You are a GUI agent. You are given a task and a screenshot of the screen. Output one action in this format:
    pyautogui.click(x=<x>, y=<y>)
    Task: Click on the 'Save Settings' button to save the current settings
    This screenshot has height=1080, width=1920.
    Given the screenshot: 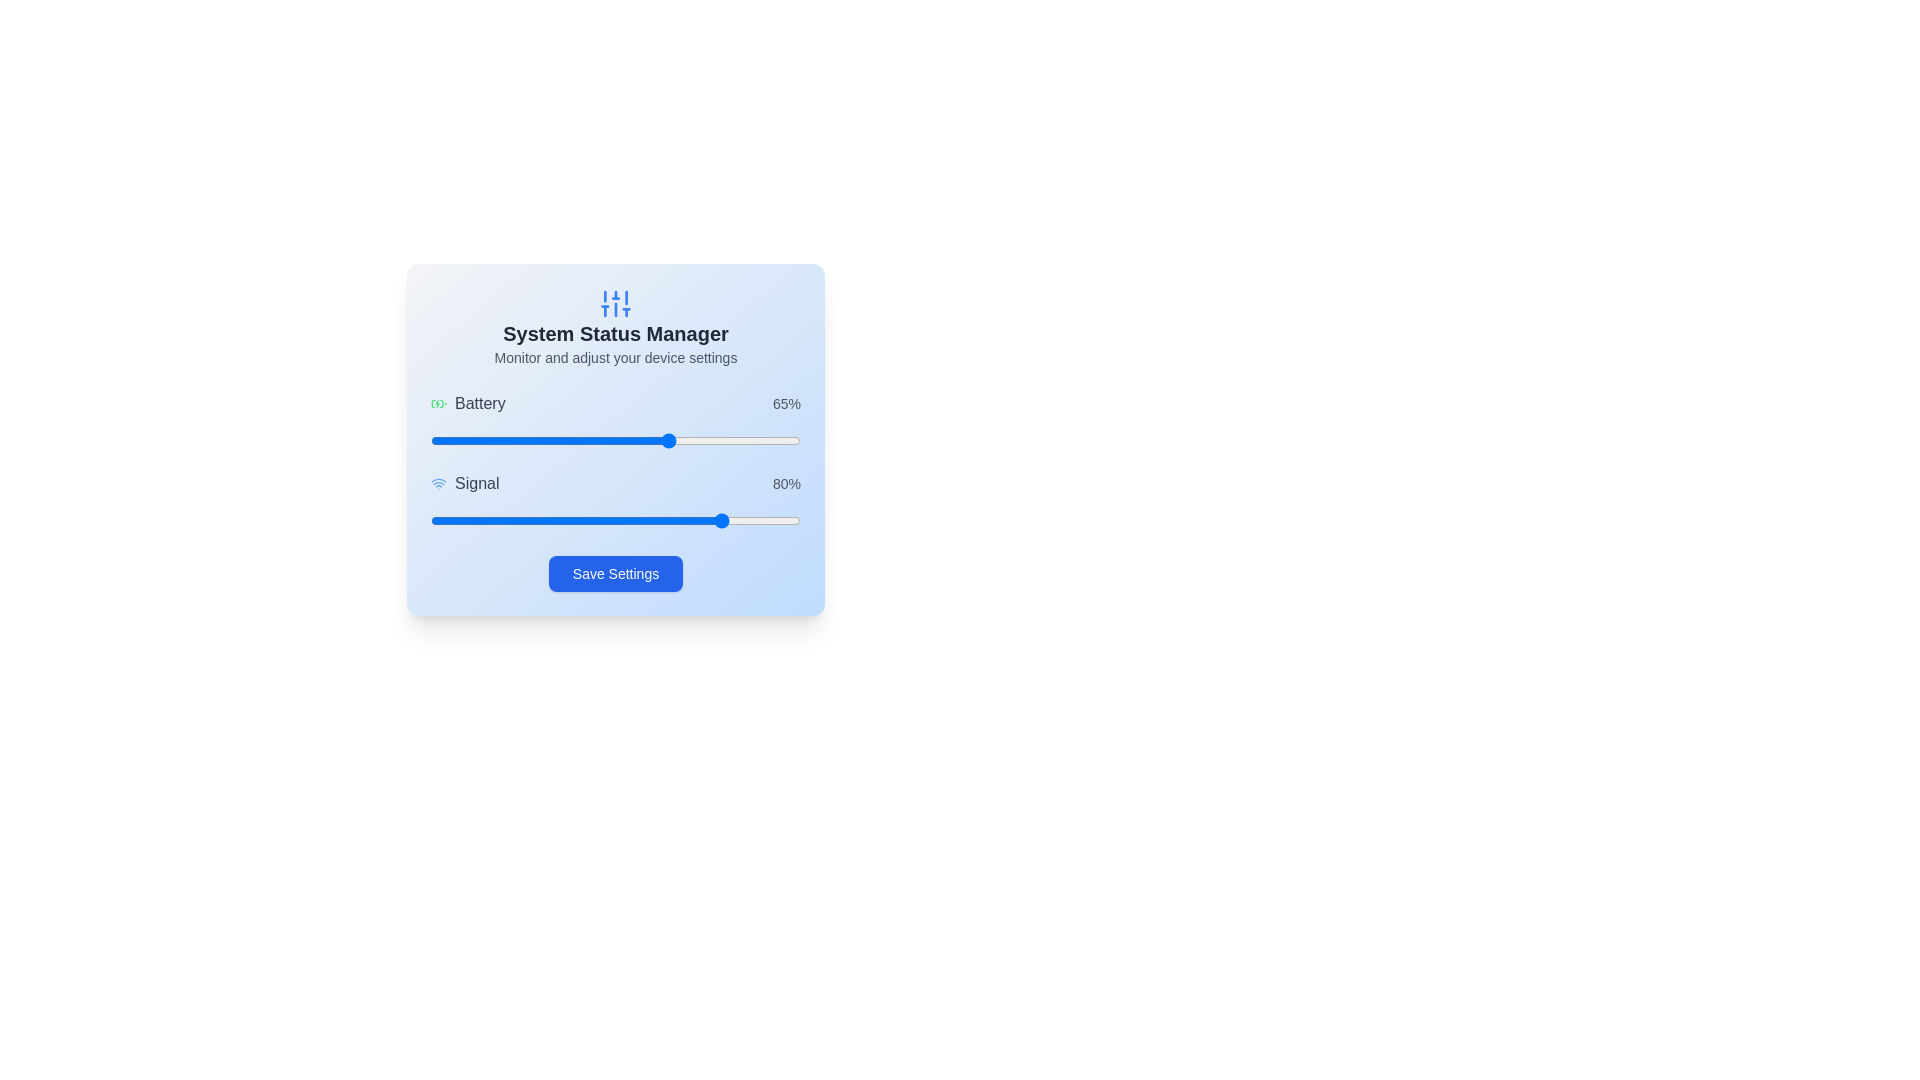 What is the action you would take?
    pyautogui.click(x=614, y=574)
    